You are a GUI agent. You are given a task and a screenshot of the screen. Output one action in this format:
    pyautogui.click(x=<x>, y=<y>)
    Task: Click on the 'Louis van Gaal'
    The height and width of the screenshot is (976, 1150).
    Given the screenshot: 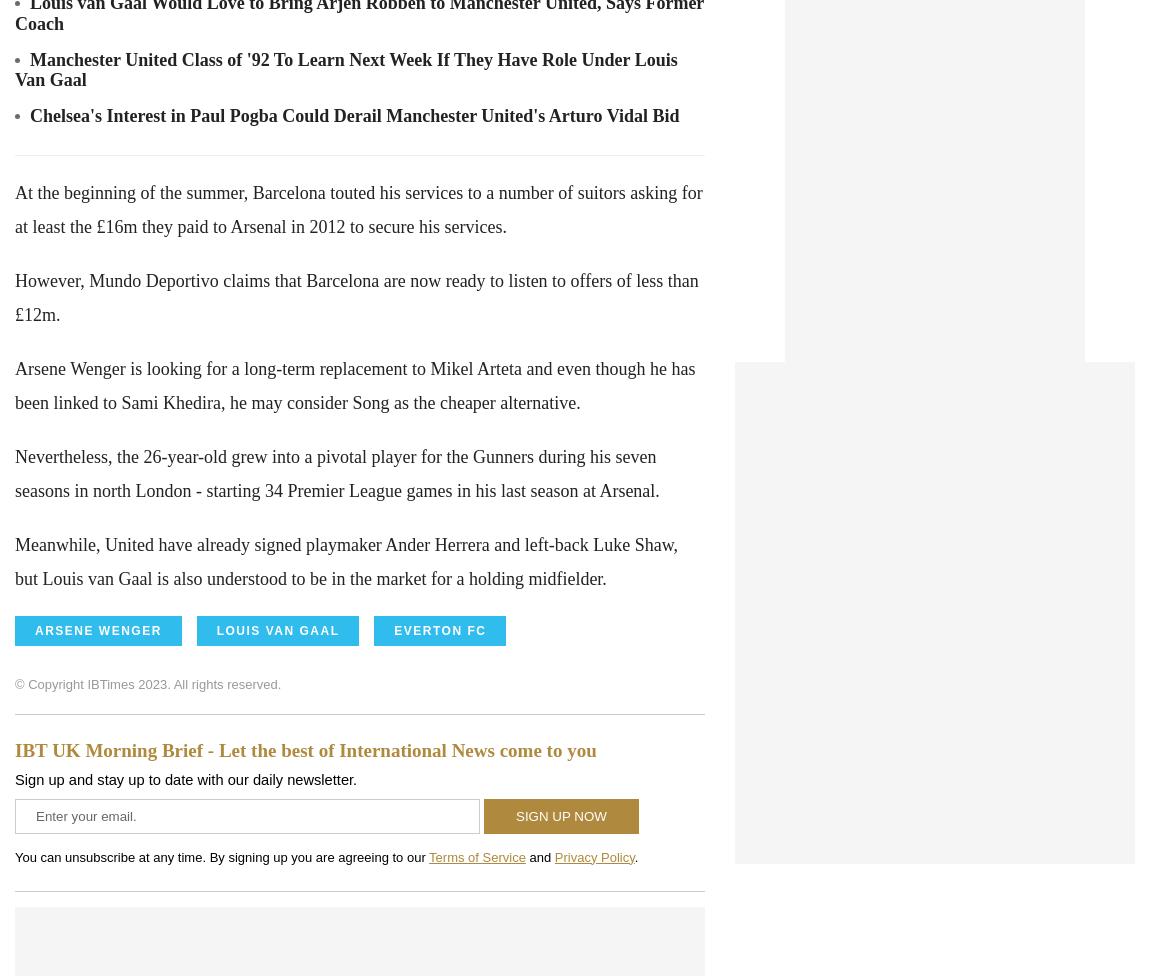 What is the action you would take?
    pyautogui.click(x=276, y=629)
    